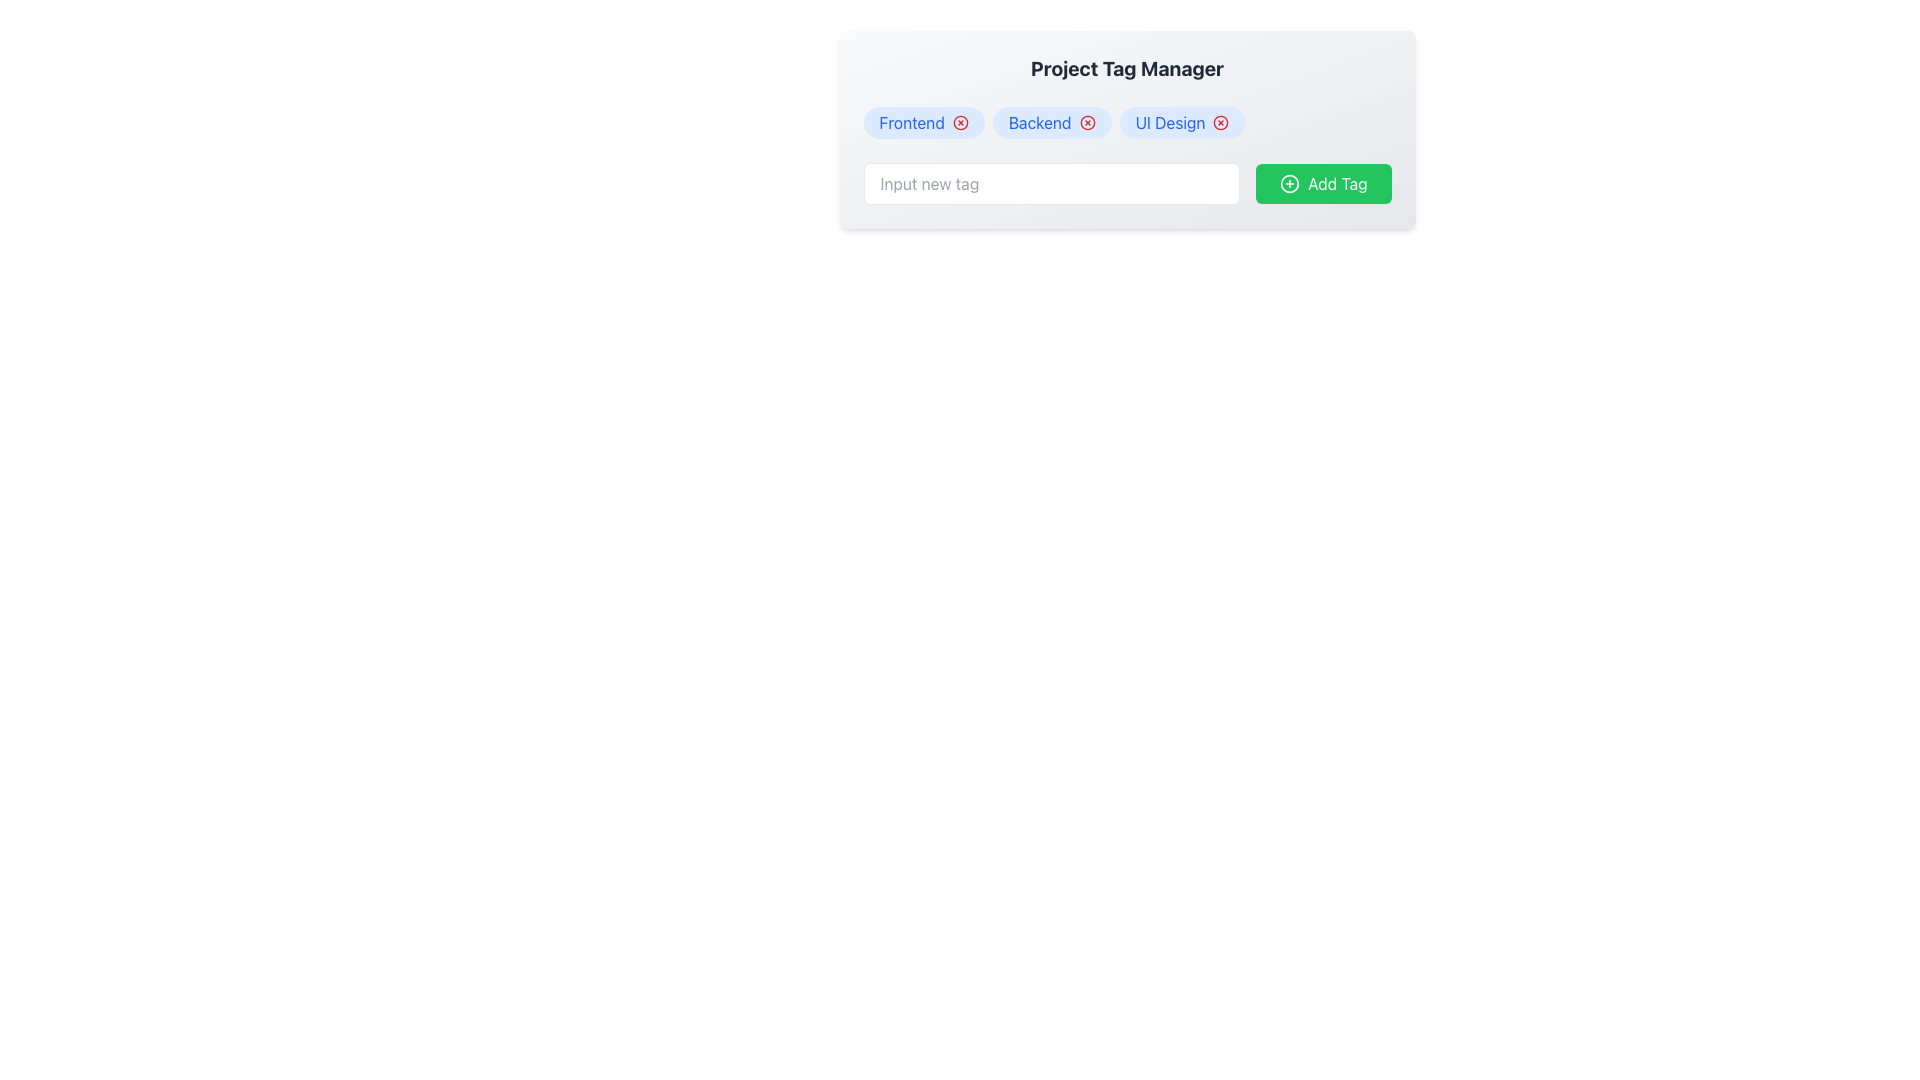 The width and height of the screenshot is (1920, 1080). I want to click on the close button for the 'Frontend' tag in the 'Project Tag Manager' interface, so click(960, 123).